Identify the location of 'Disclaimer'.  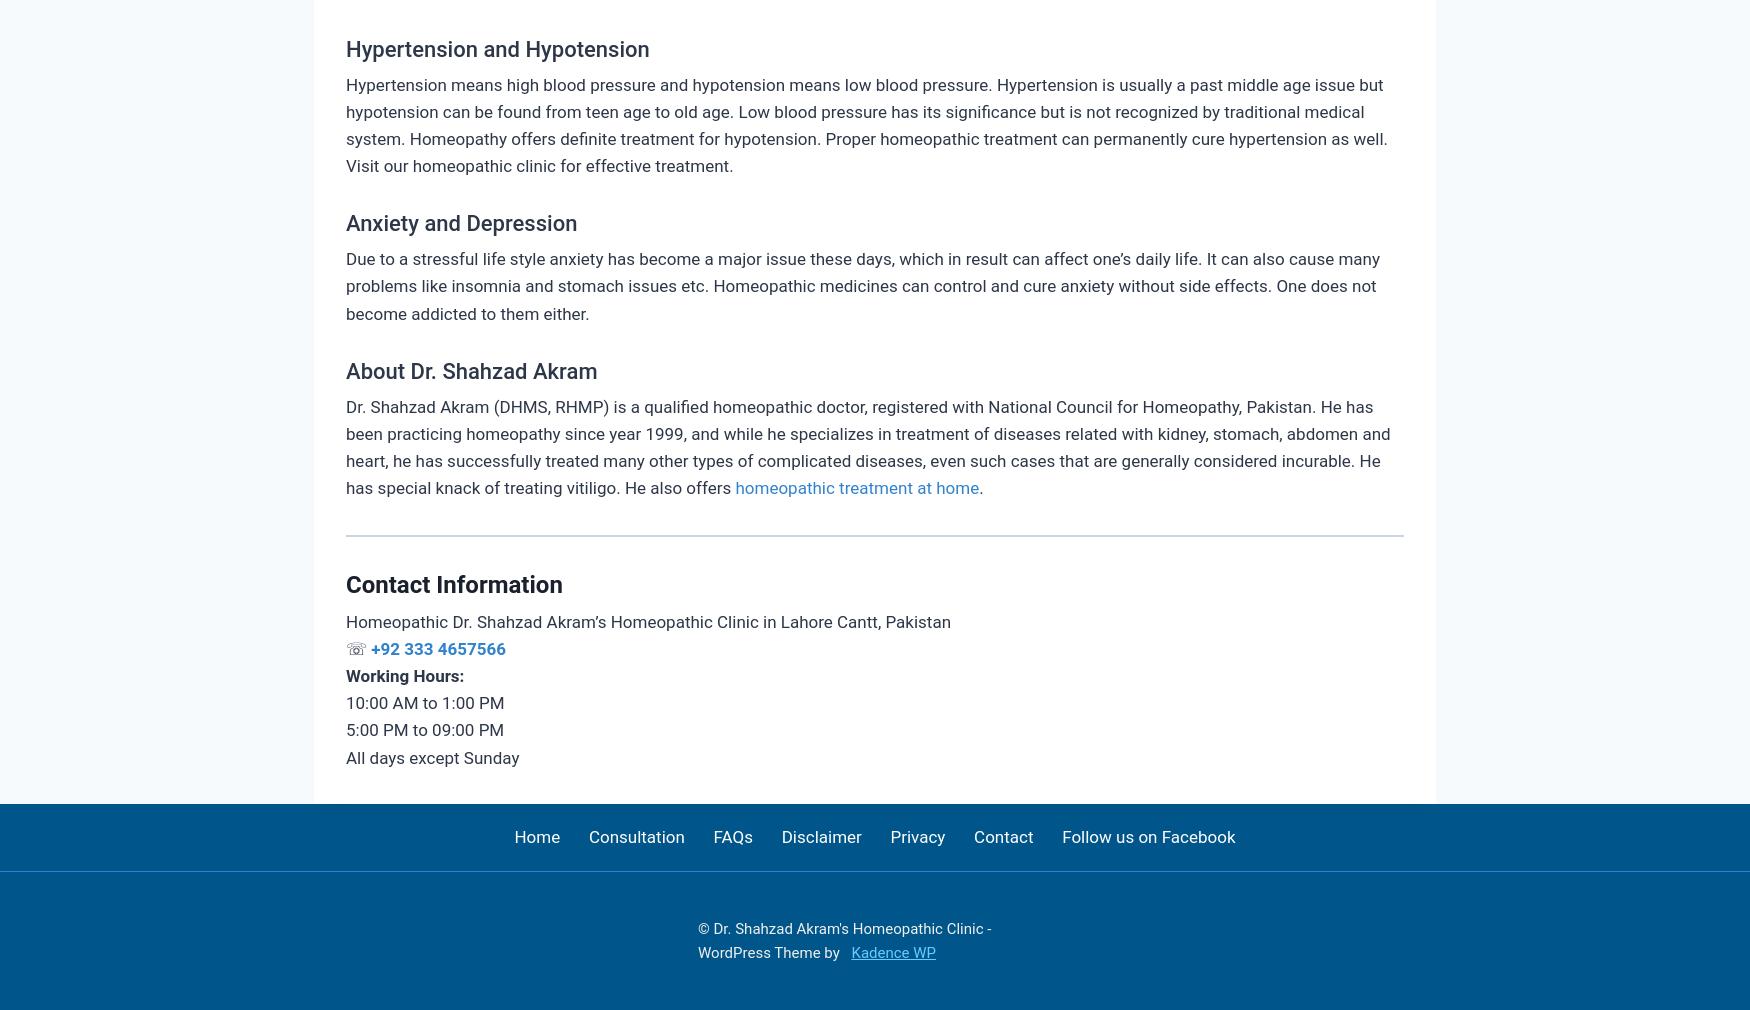
(820, 835).